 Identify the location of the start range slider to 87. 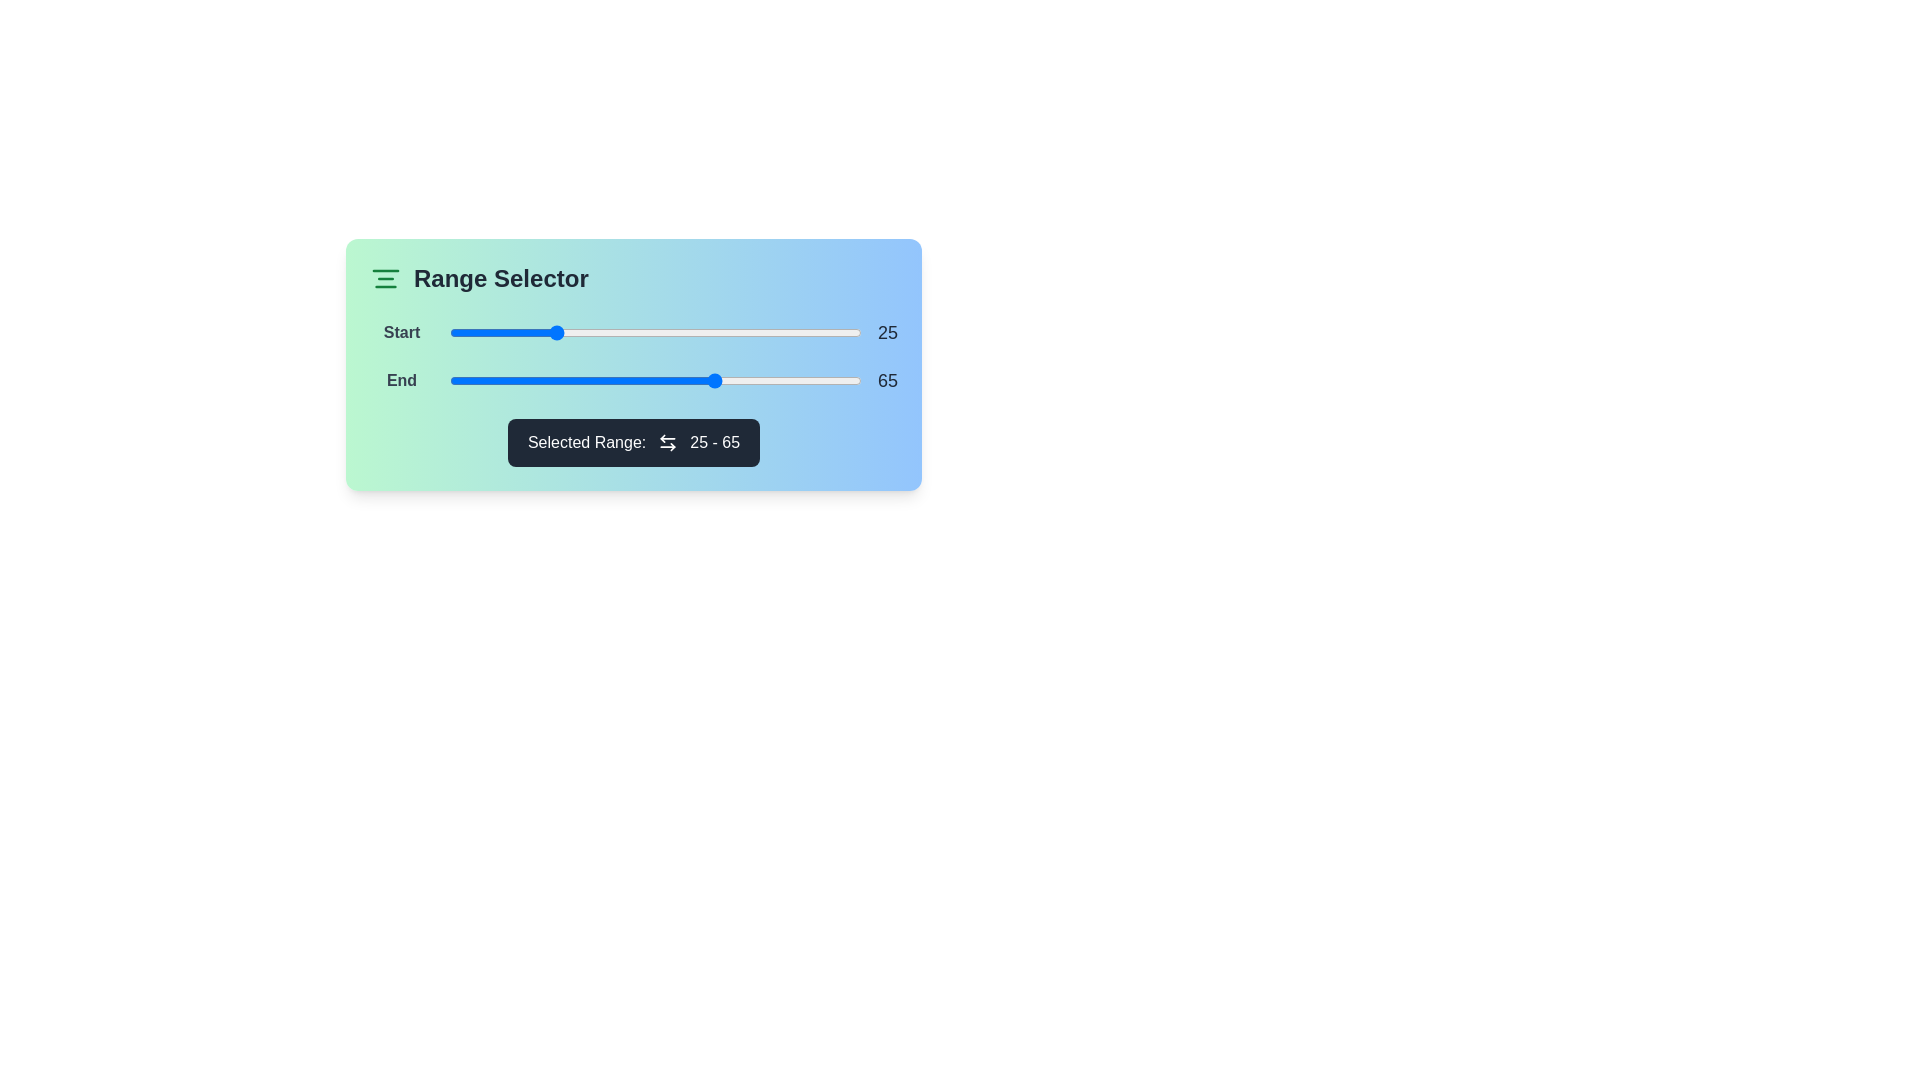
(808, 331).